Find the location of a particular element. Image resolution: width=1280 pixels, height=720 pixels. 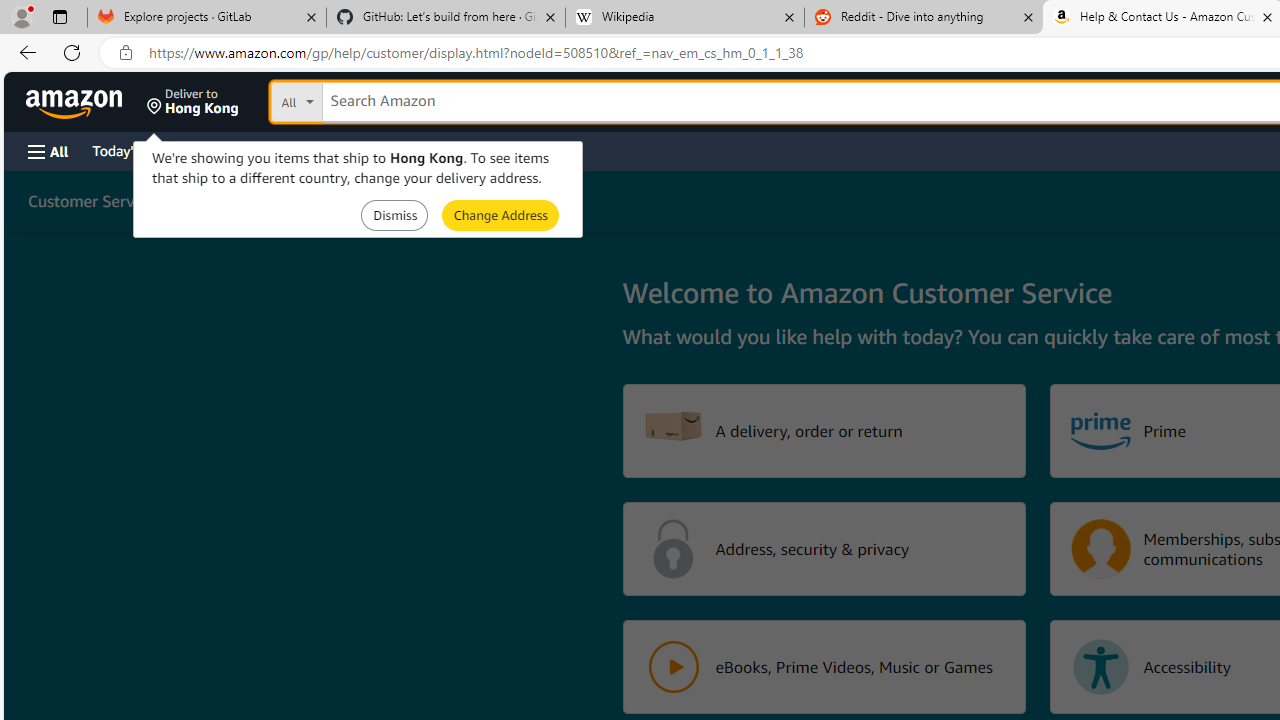

'Search in' is located at coordinates (371, 99).